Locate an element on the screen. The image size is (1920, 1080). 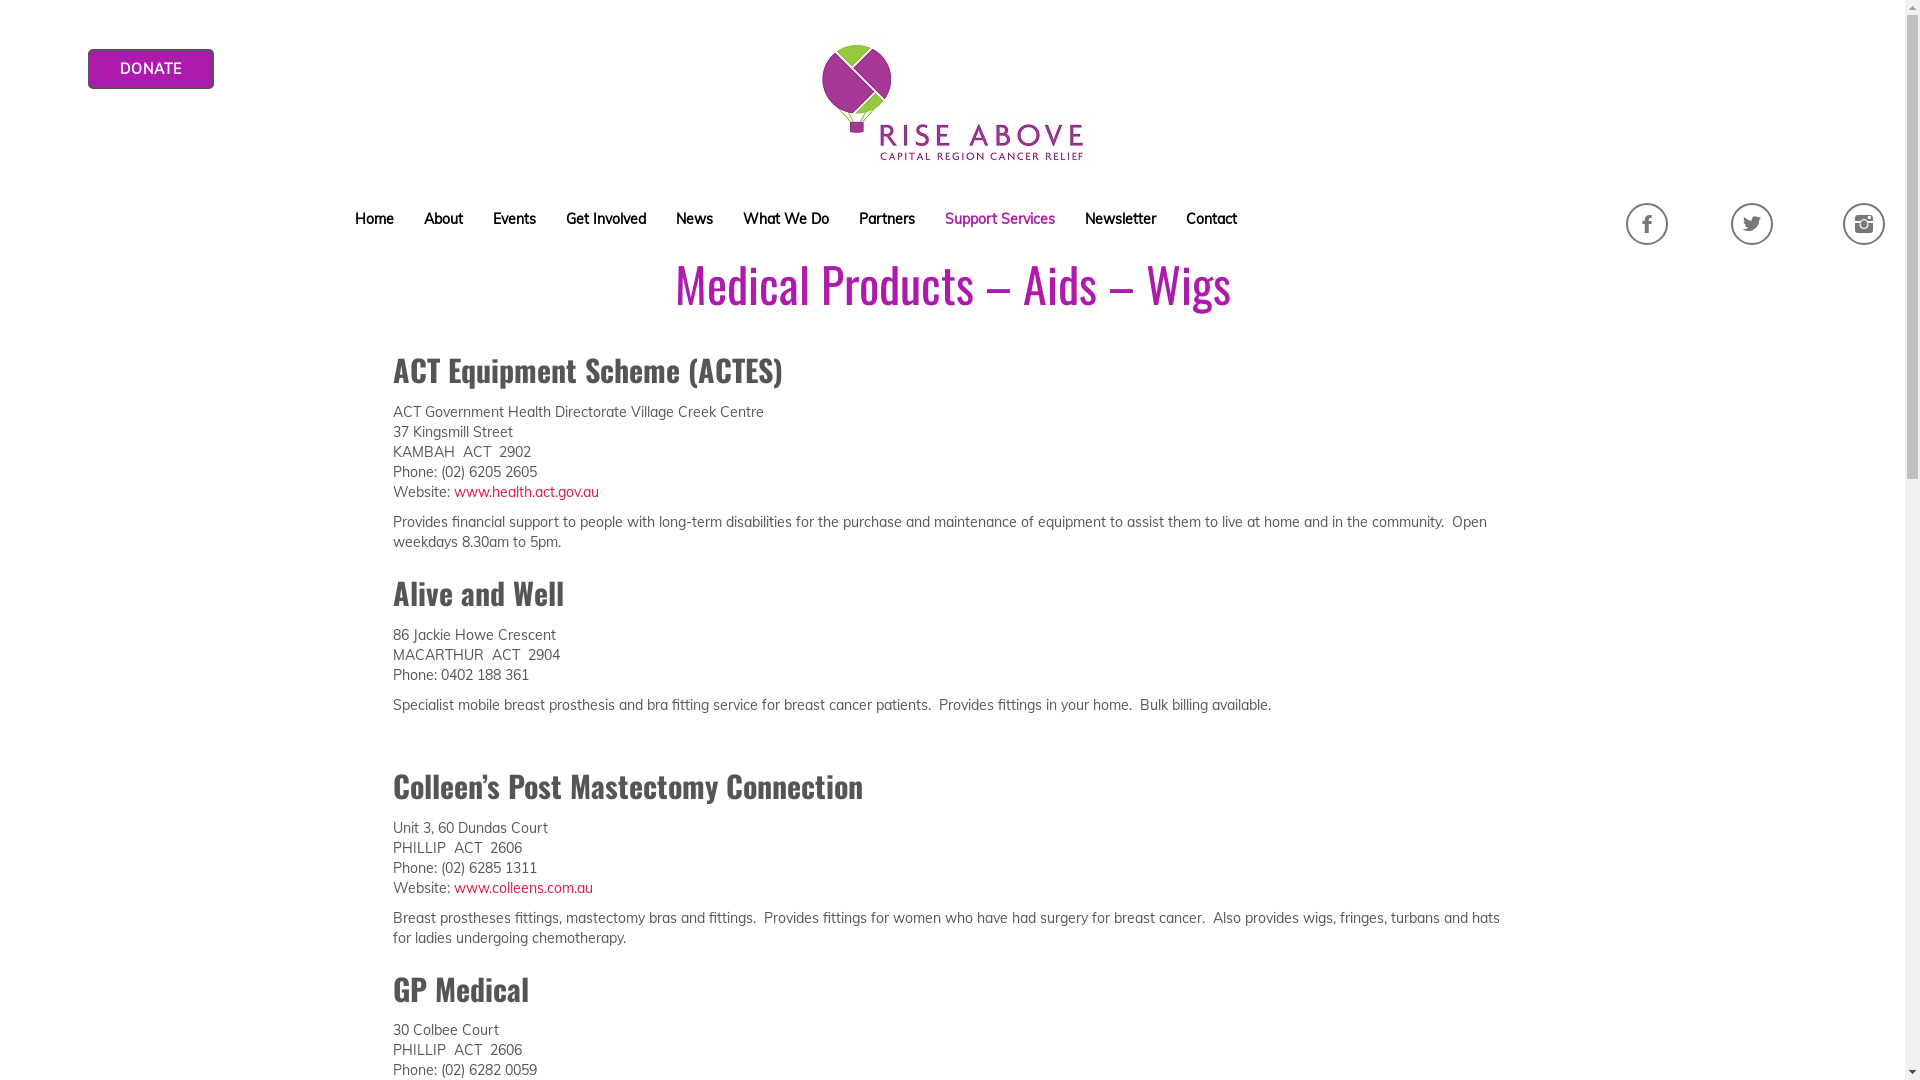
'Partners' is located at coordinates (886, 219).